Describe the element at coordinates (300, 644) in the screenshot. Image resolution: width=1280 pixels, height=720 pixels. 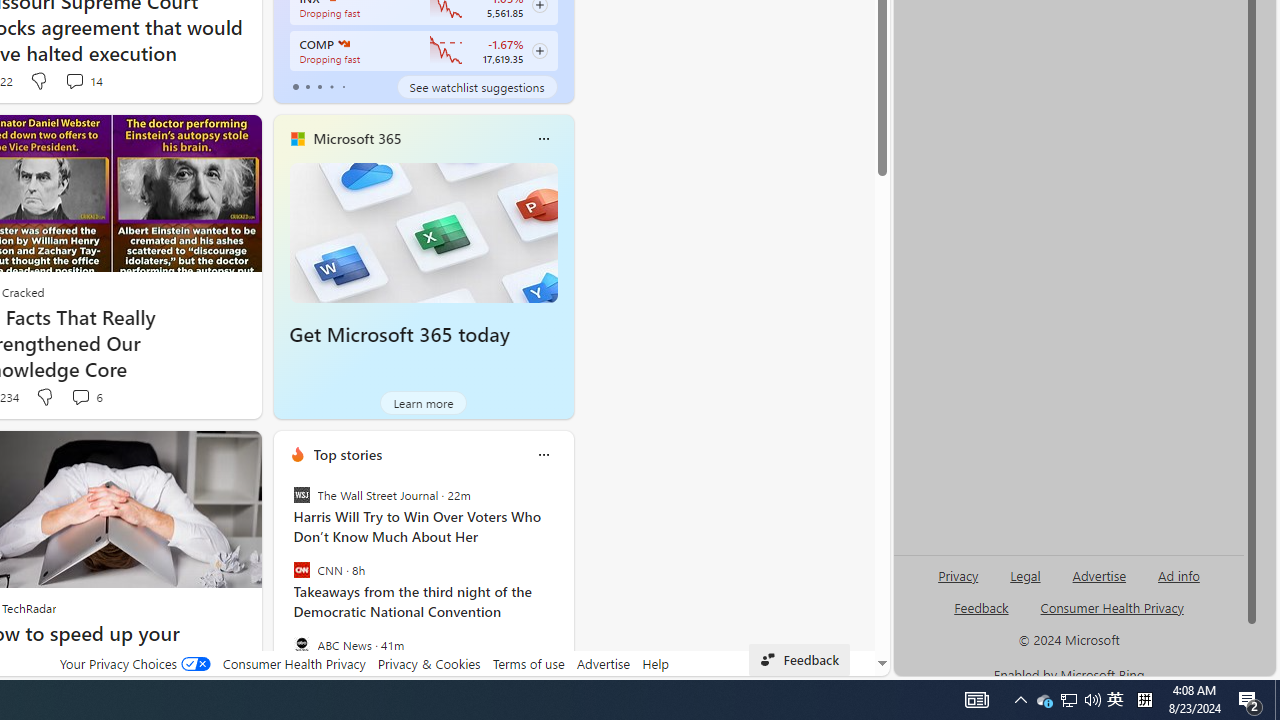
I see `'ABC News'` at that location.